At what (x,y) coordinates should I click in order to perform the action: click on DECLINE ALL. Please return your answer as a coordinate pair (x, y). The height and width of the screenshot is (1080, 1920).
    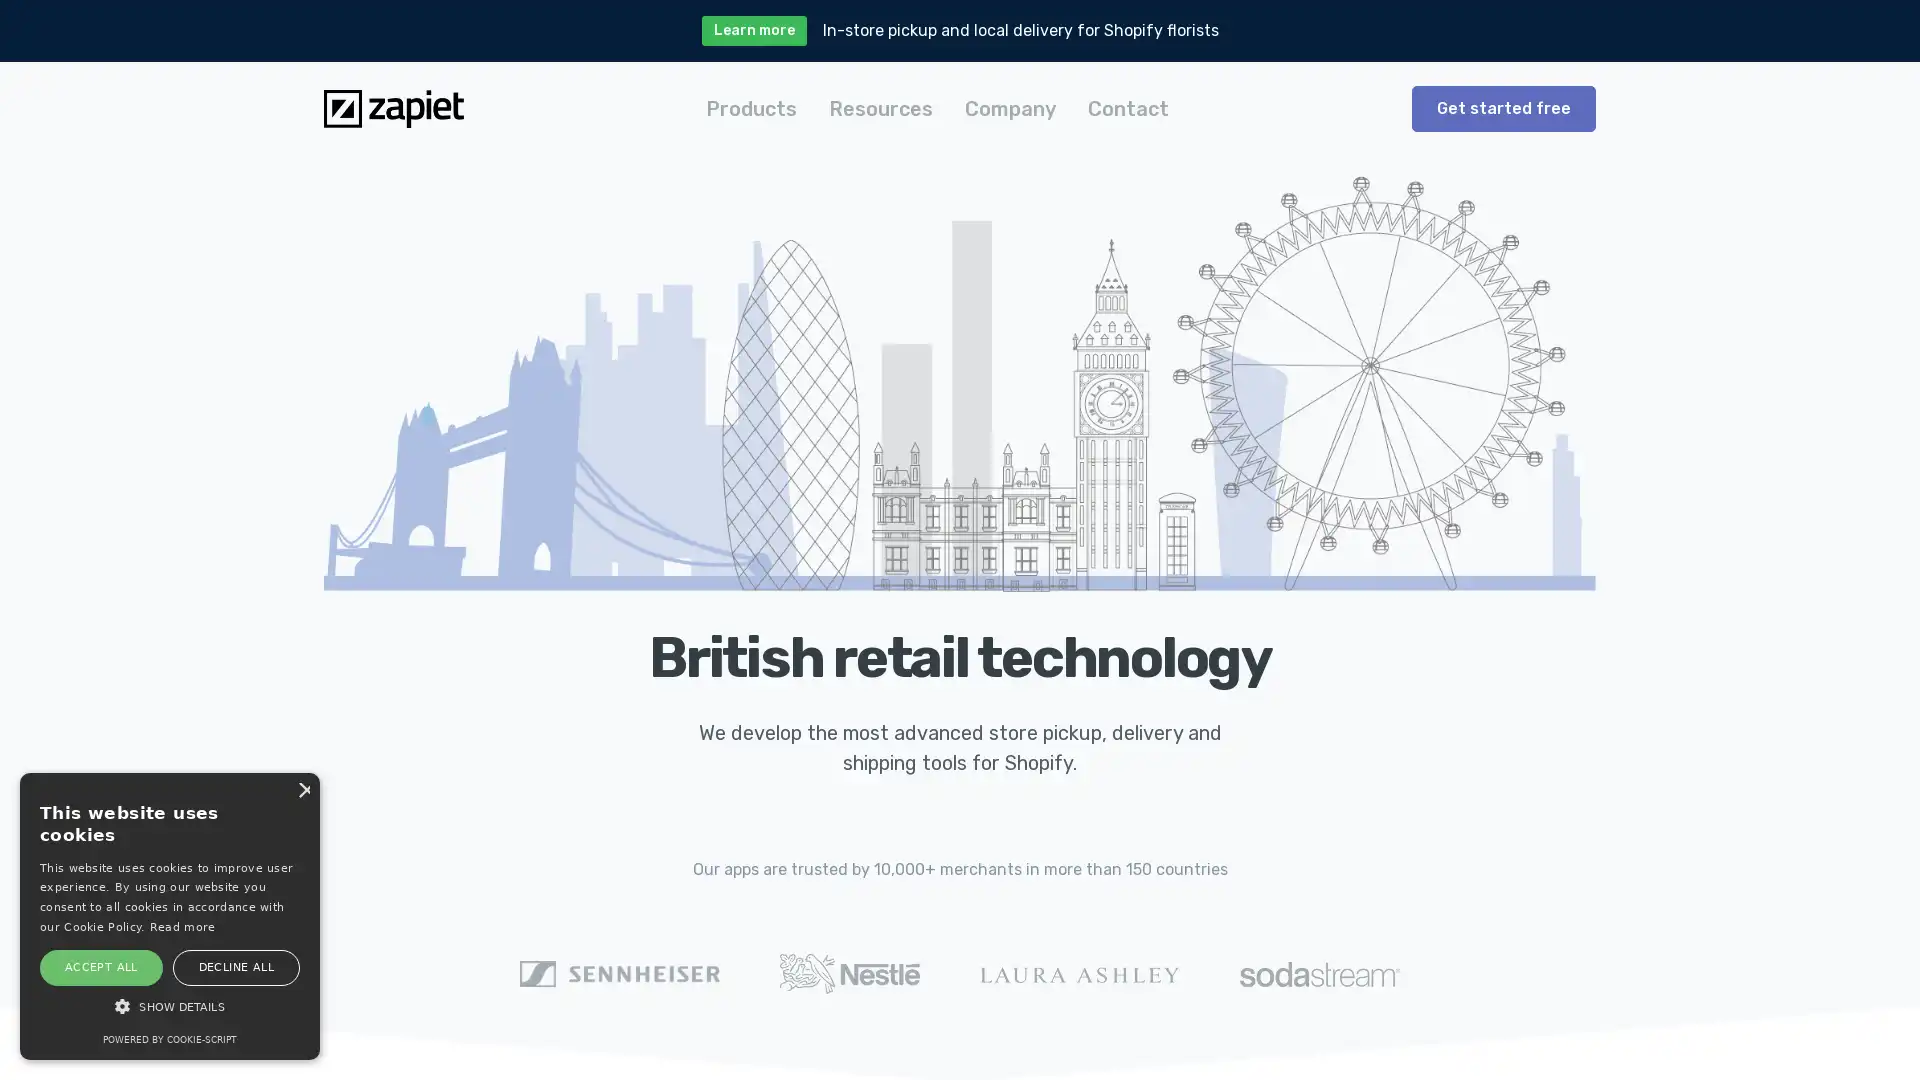
    Looking at the image, I should click on (235, 966).